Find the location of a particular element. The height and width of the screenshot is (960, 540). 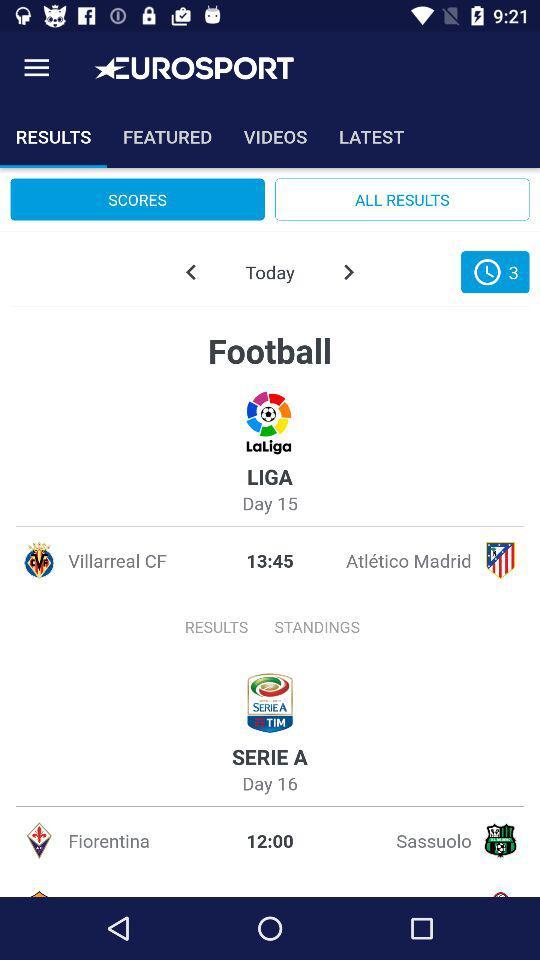

the item above the results is located at coordinates (36, 68).